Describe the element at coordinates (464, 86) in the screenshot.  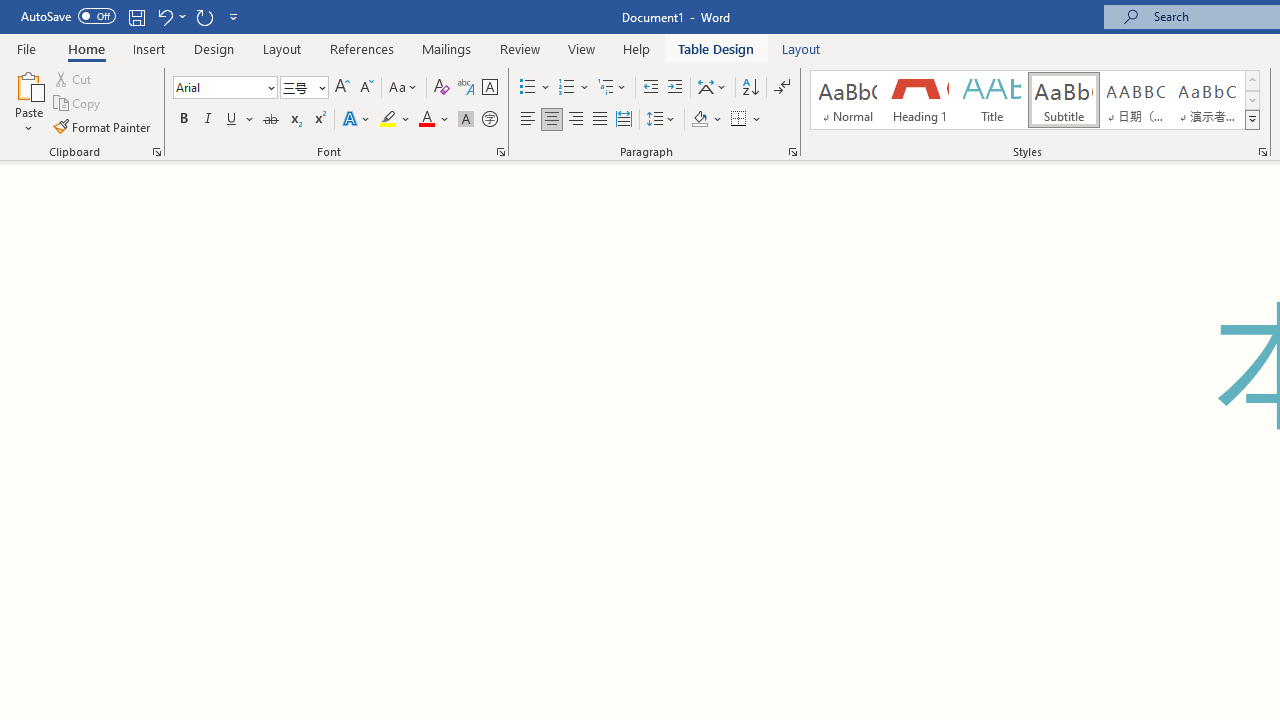
I see `'Phonetic Guide...'` at that location.